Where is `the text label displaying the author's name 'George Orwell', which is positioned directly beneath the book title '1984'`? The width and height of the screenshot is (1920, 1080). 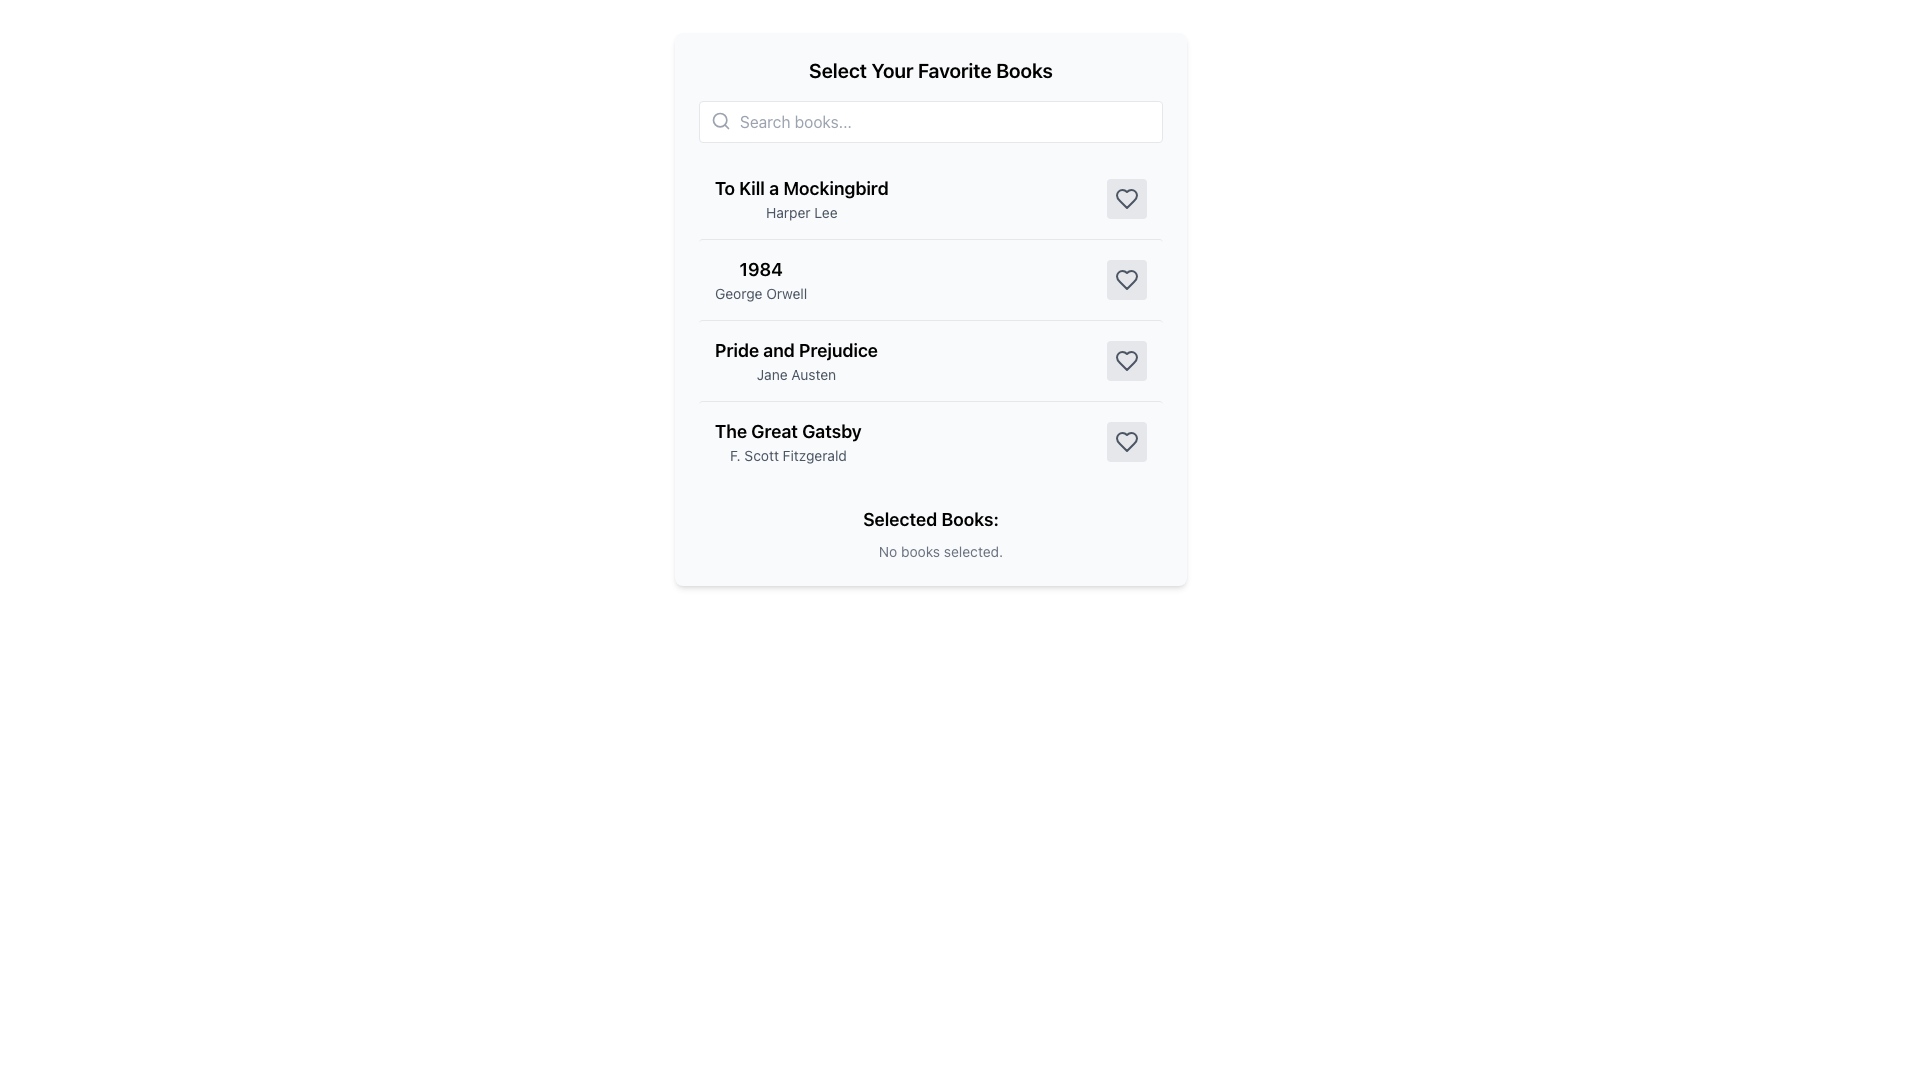
the text label displaying the author's name 'George Orwell', which is positioned directly beneath the book title '1984' is located at coordinates (760, 293).